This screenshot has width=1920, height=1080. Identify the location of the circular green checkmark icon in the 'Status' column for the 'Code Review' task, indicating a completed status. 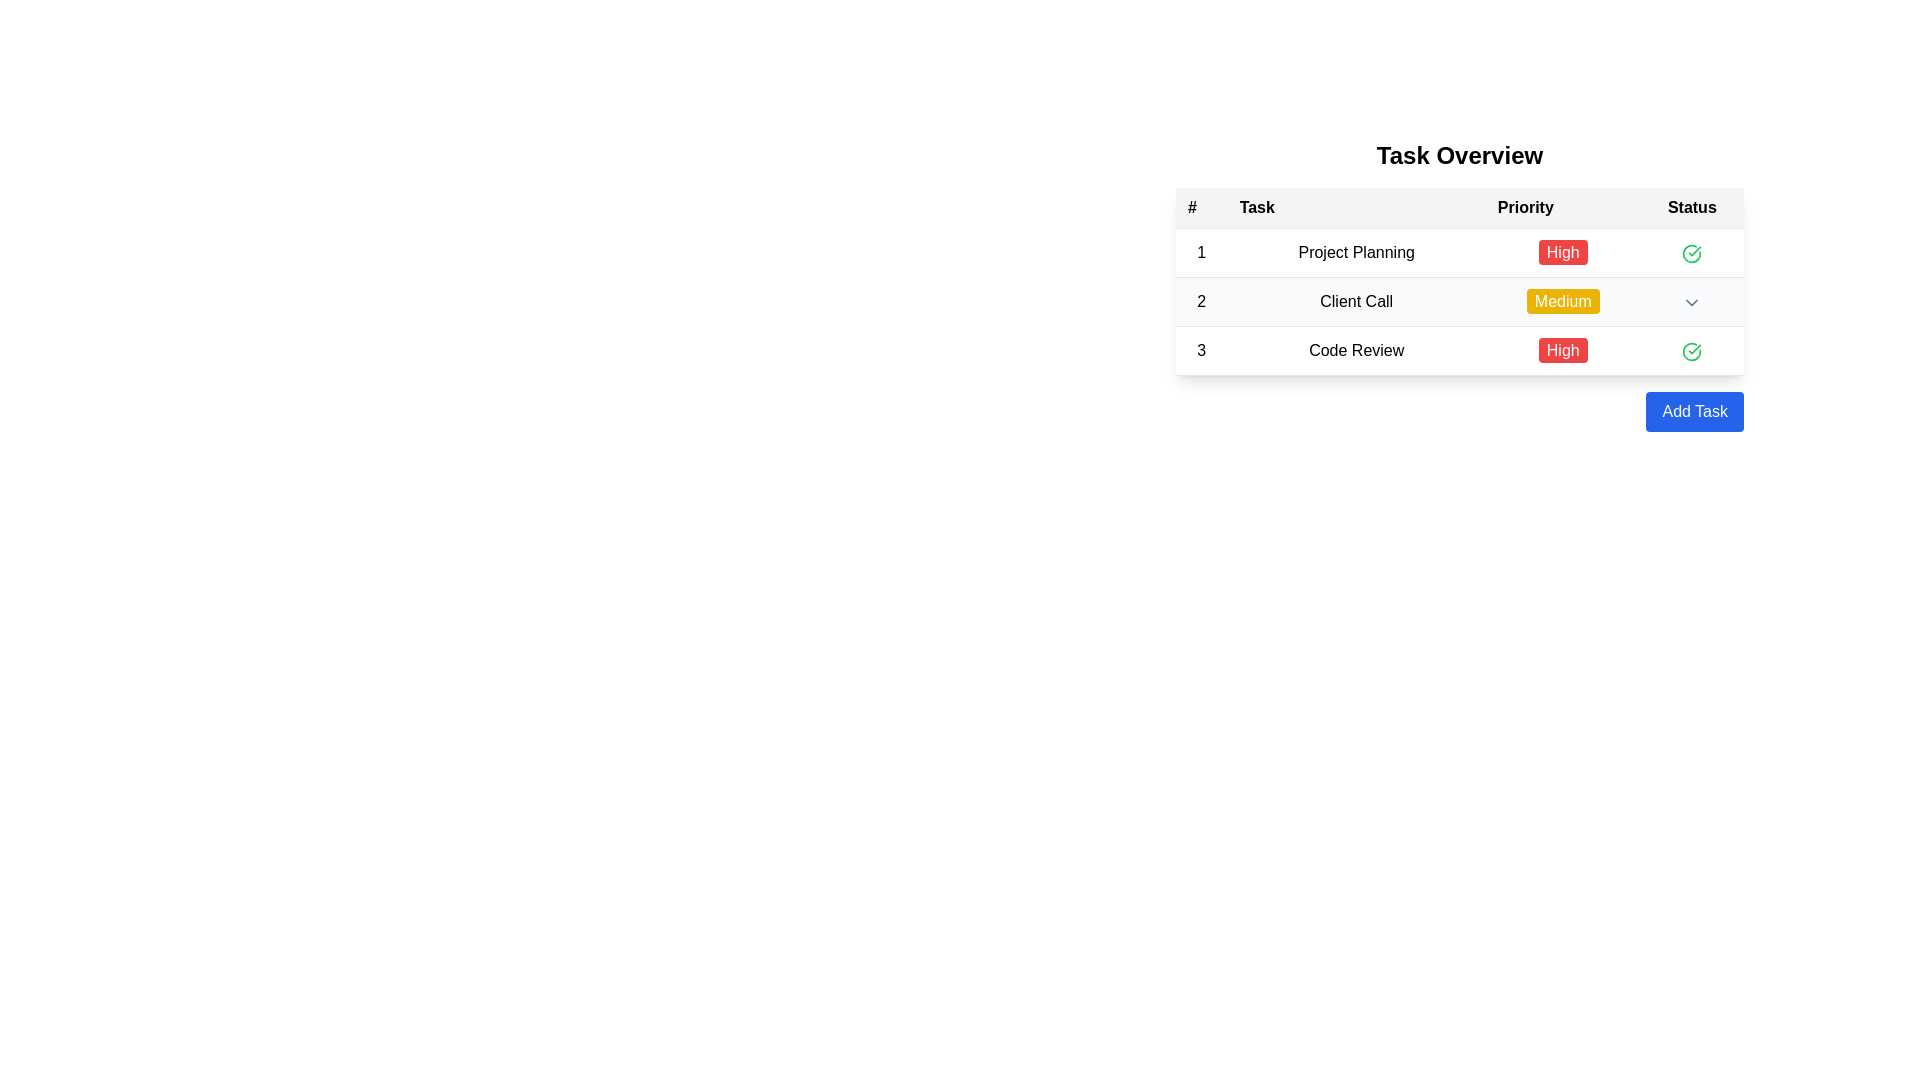
(1691, 350).